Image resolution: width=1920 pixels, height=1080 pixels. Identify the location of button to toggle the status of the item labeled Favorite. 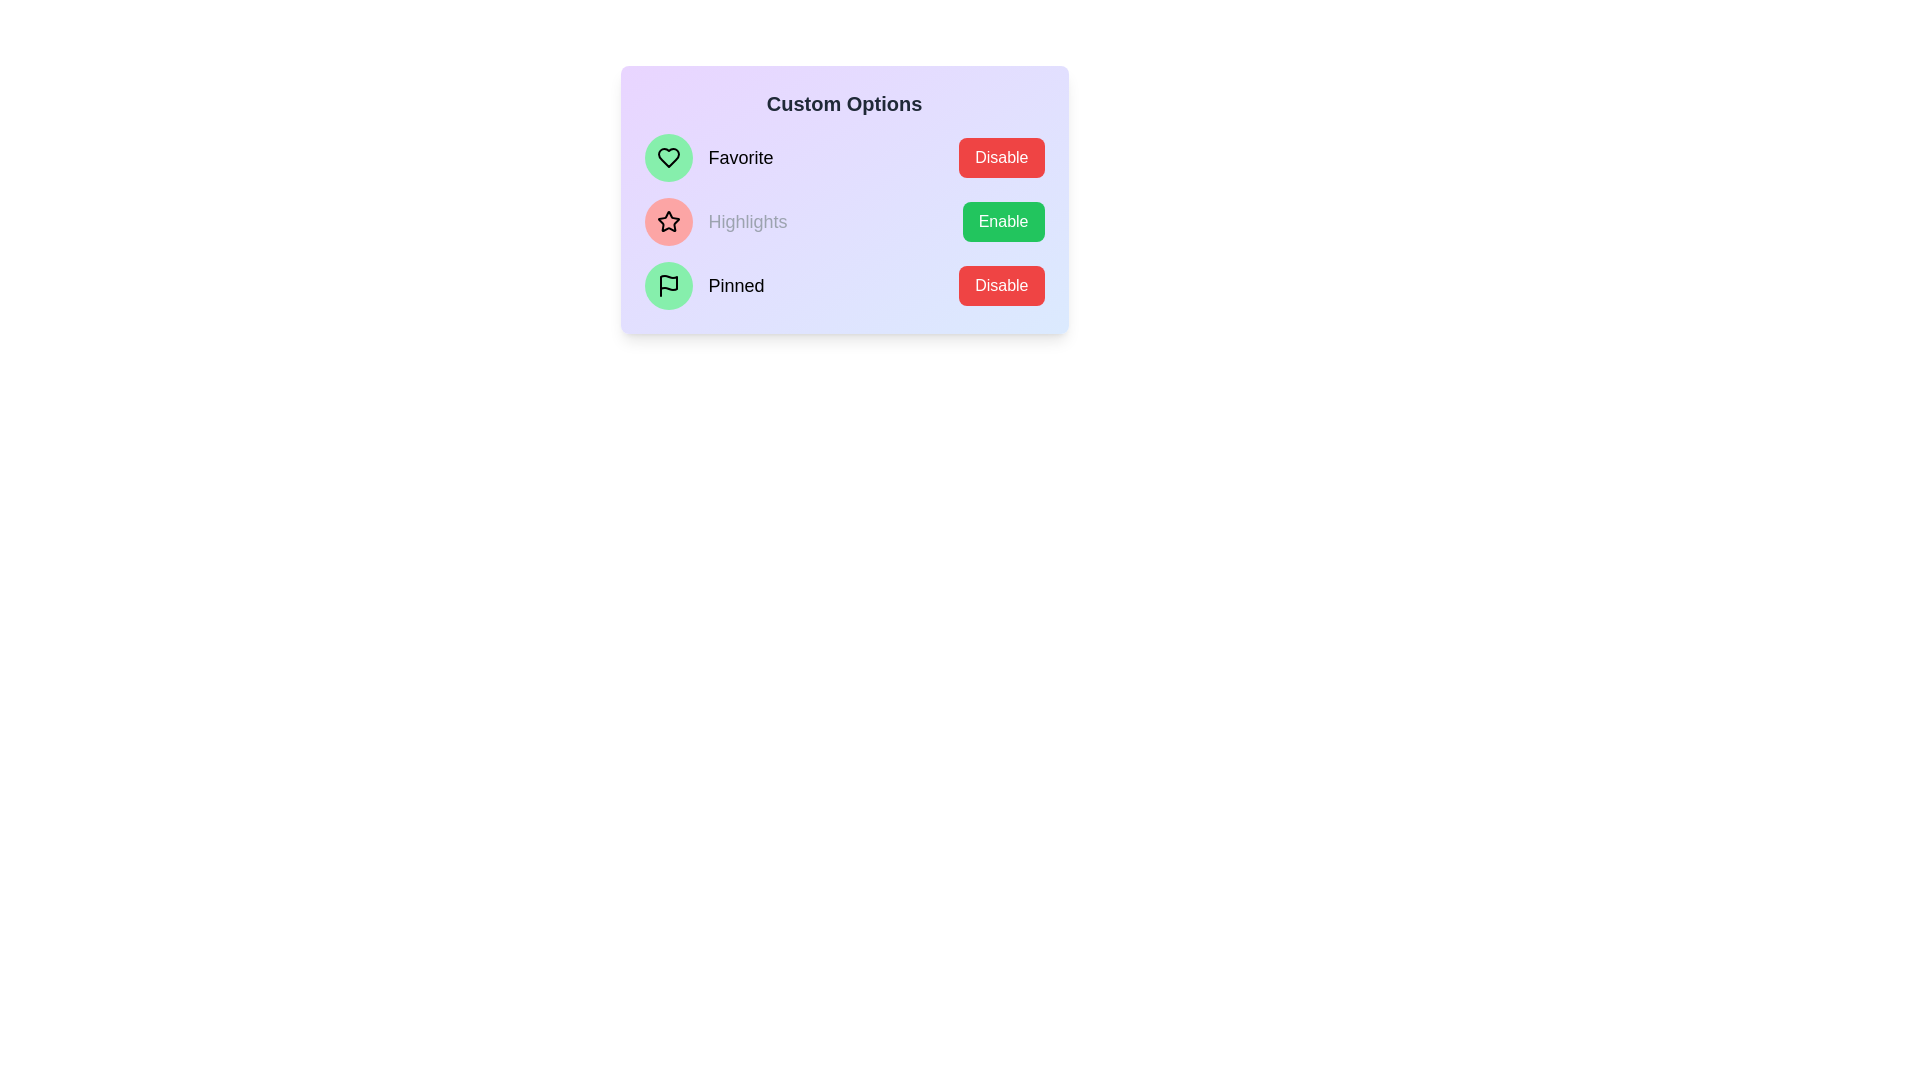
(1001, 157).